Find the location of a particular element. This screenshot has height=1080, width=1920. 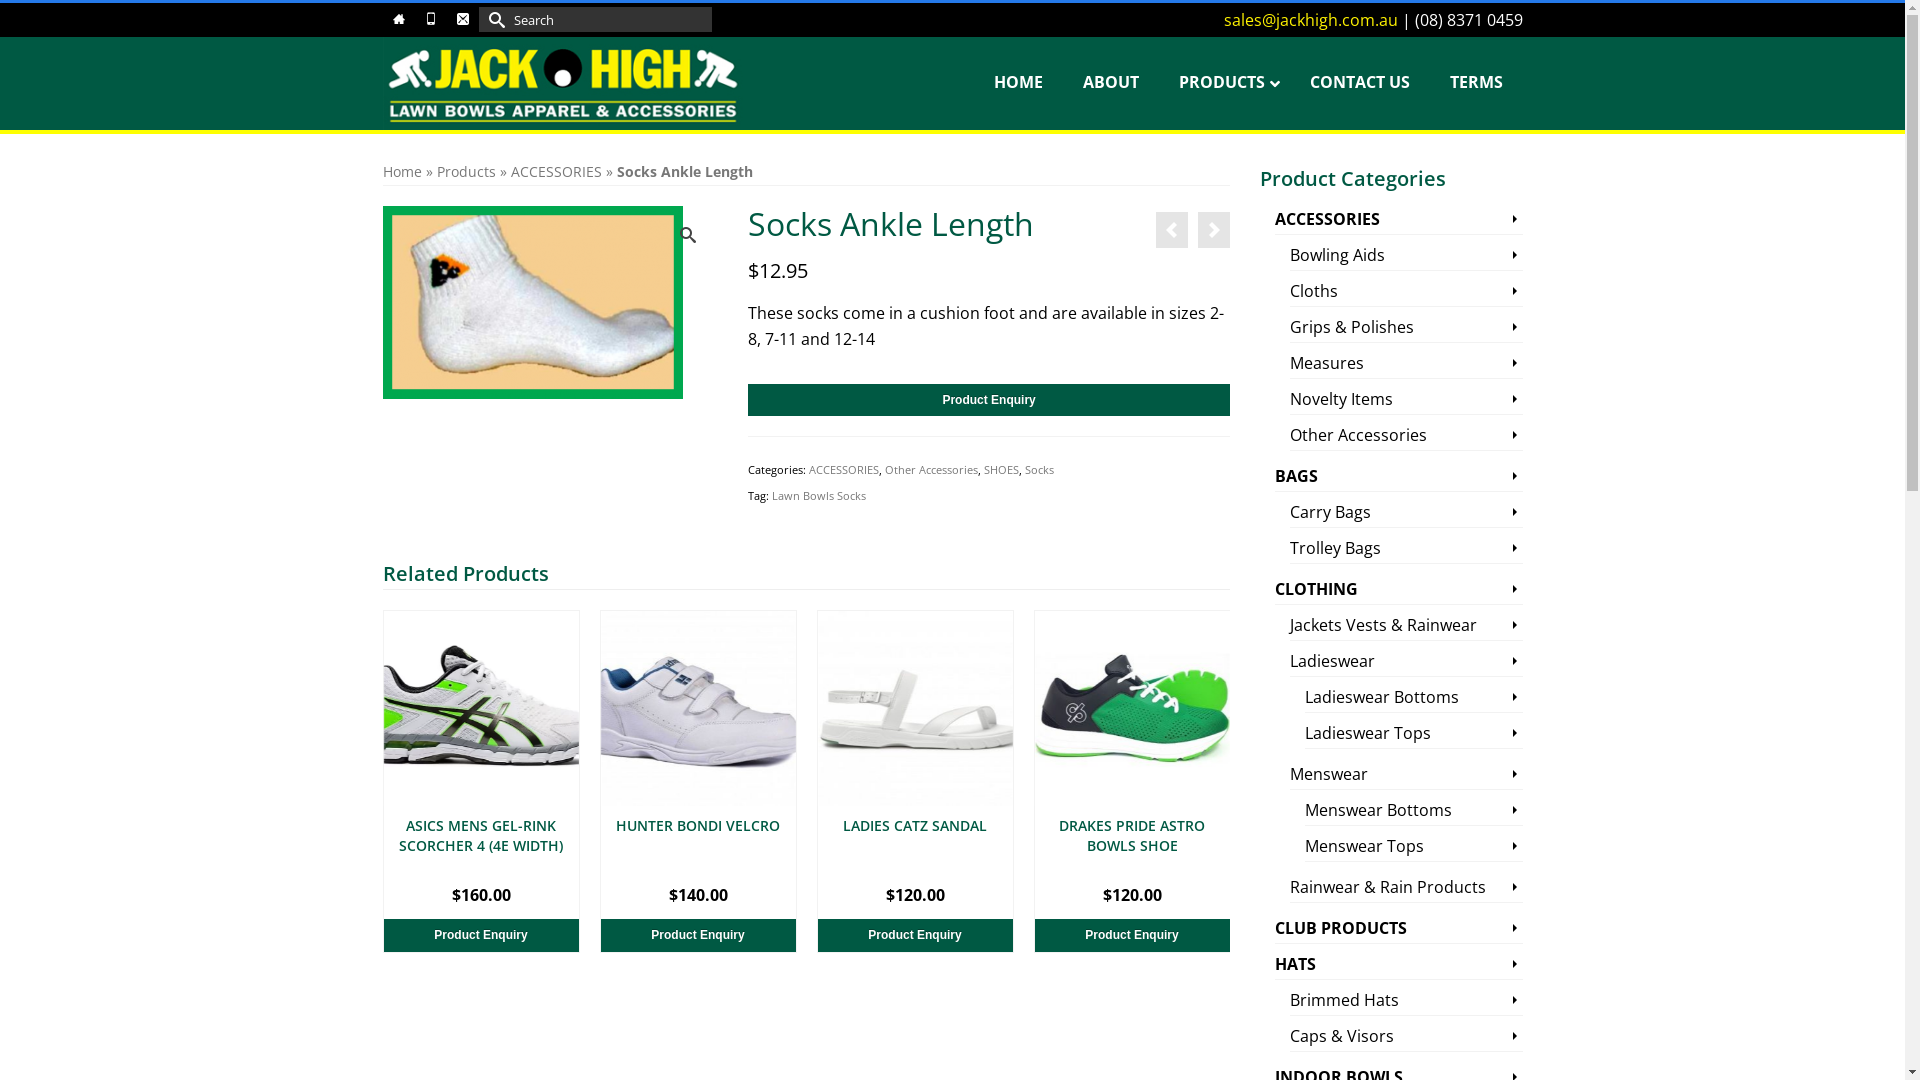

'HATS' is located at coordinates (1397, 963).